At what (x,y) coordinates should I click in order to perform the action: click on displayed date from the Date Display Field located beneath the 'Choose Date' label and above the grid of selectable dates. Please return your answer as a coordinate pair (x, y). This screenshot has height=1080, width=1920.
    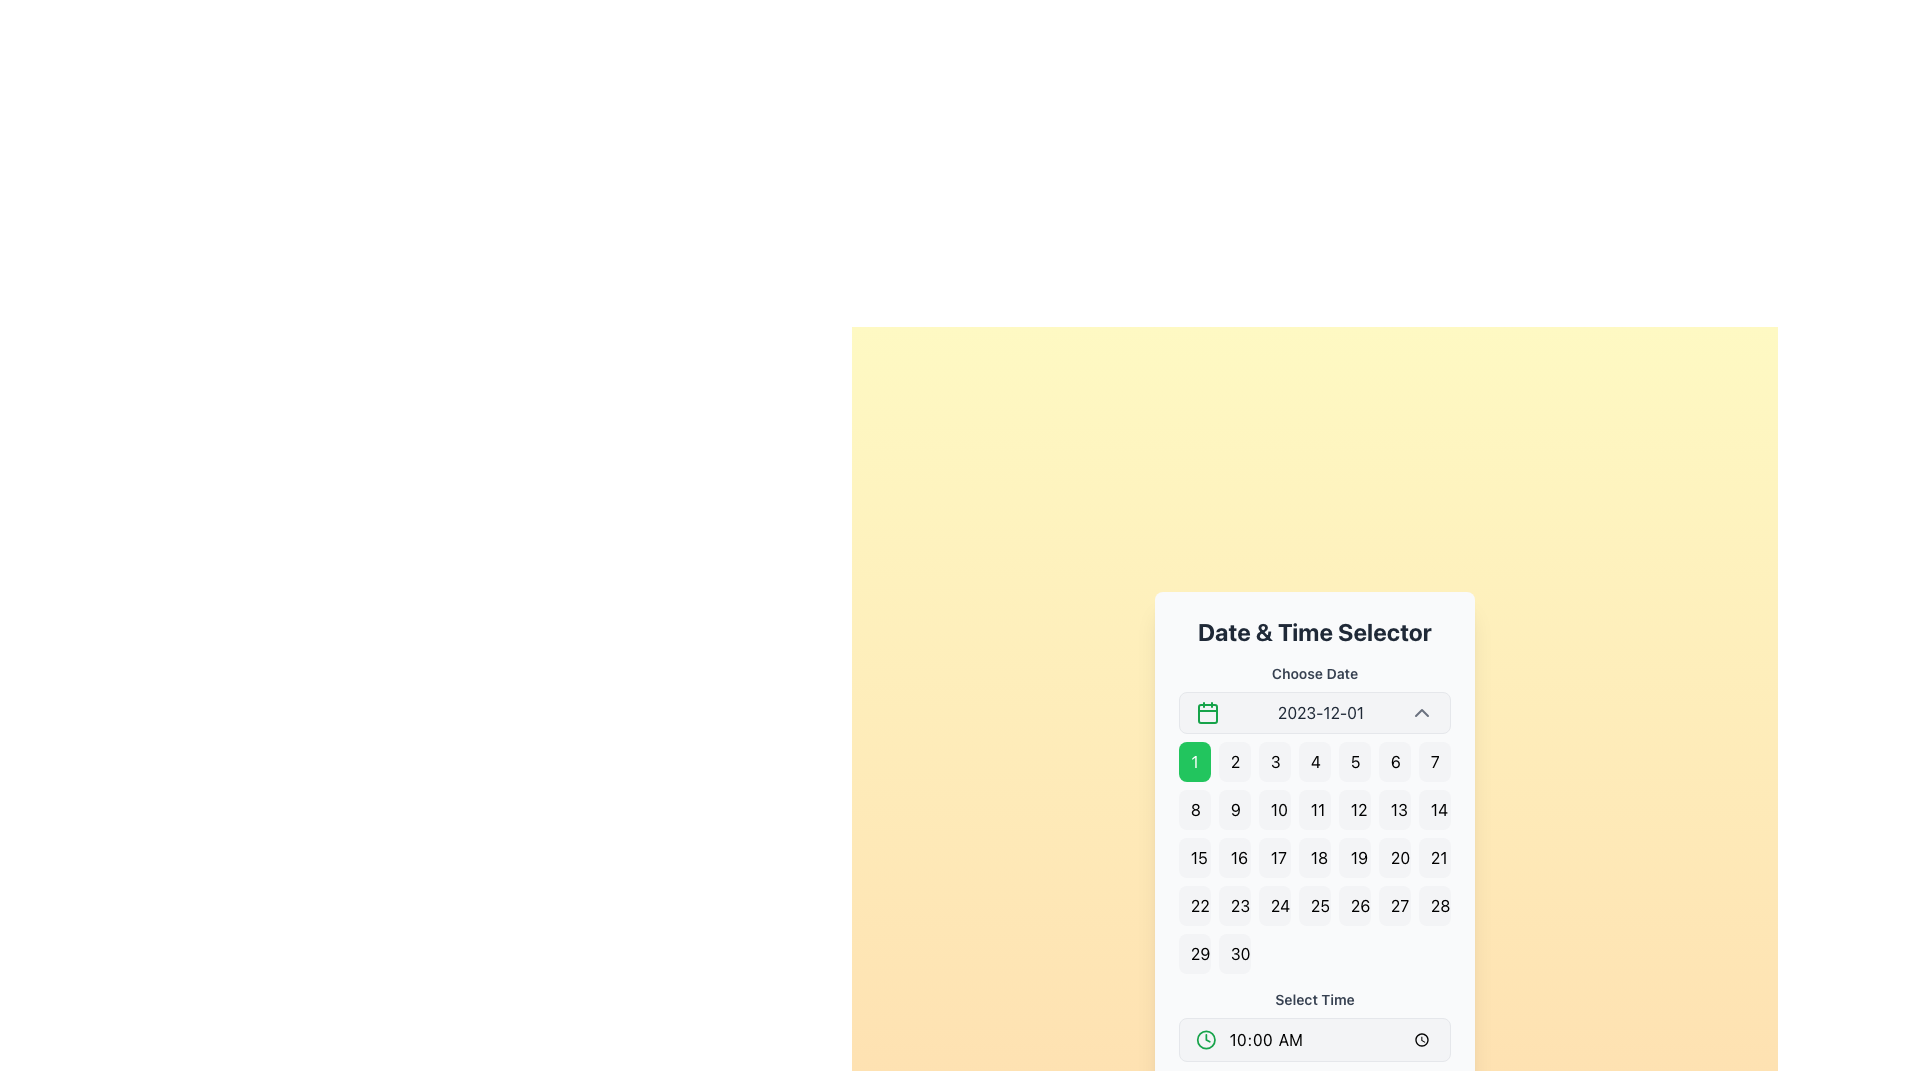
    Looking at the image, I should click on (1315, 712).